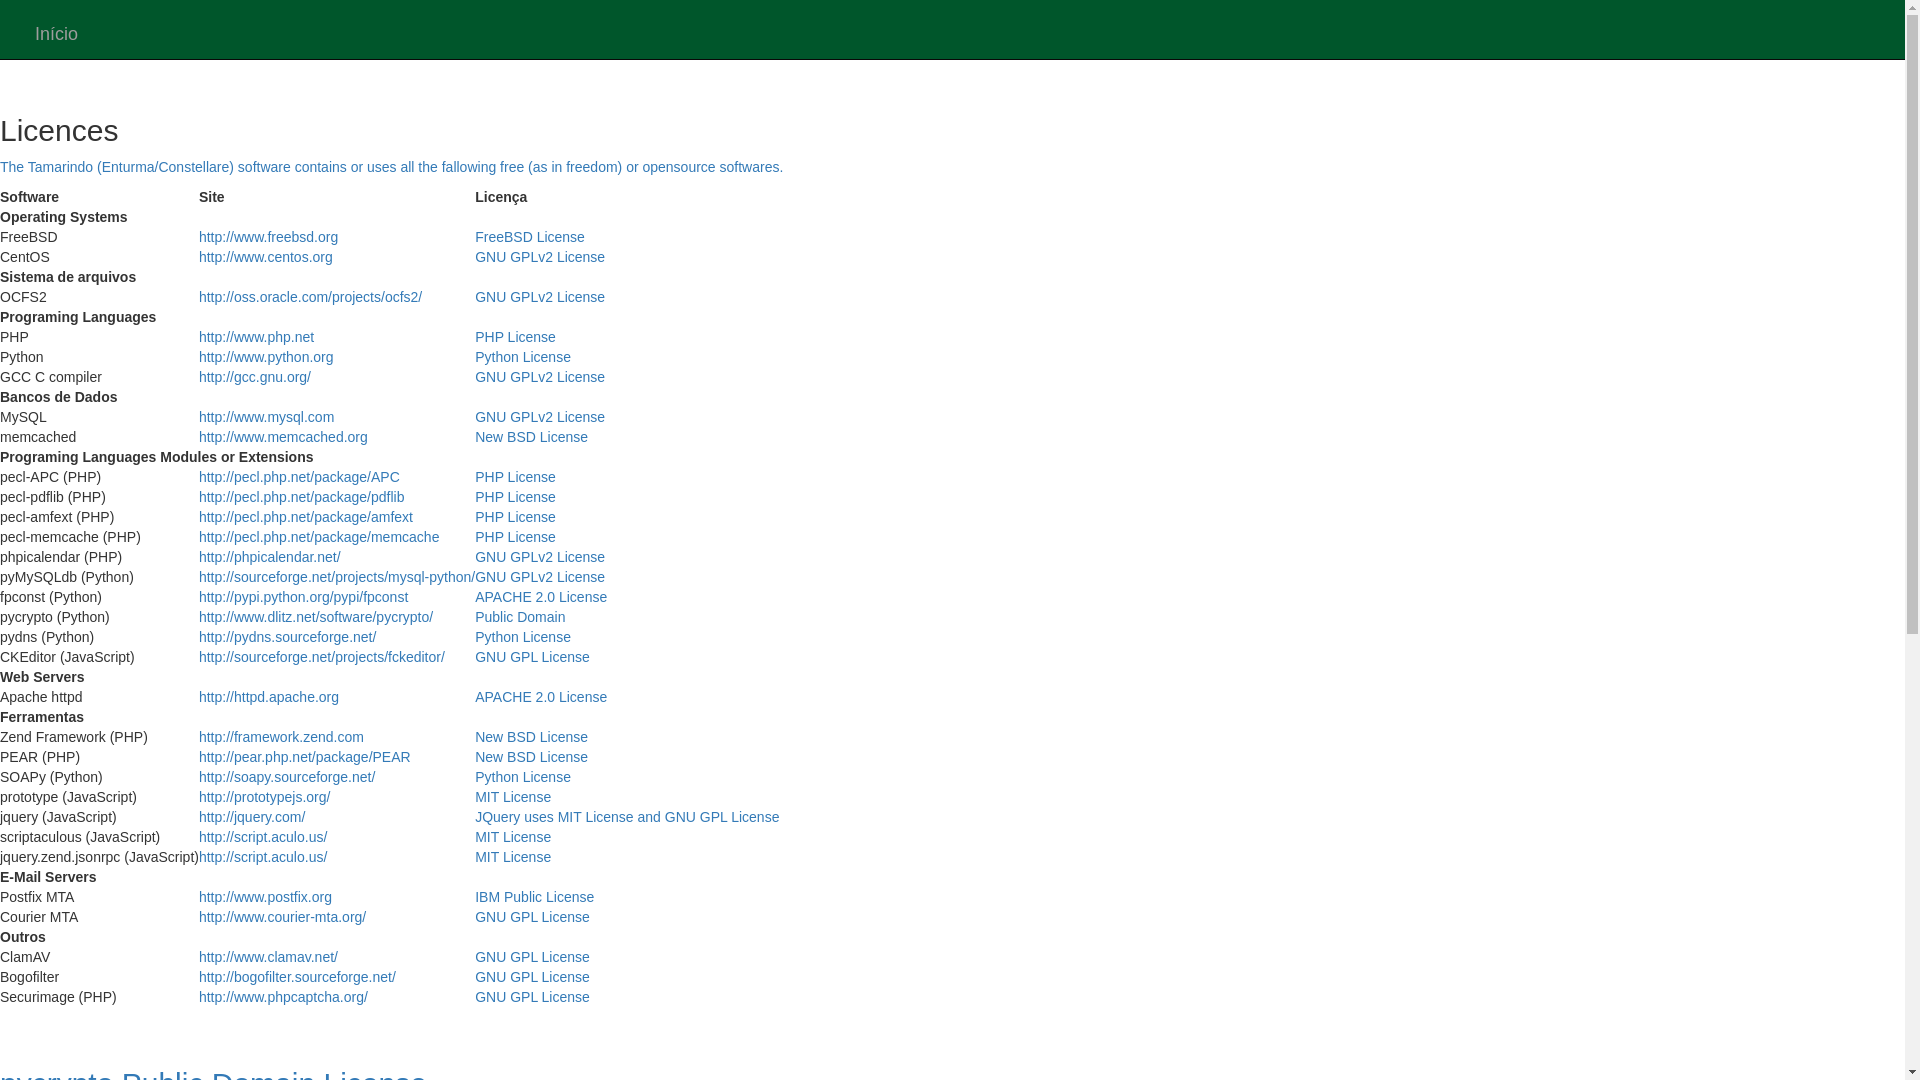 This screenshot has width=1920, height=1080. What do you see at coordinates (262, 855) in the screenshot?
I see `'http://script.aculo.us/'` at bounding box center [262, 855].